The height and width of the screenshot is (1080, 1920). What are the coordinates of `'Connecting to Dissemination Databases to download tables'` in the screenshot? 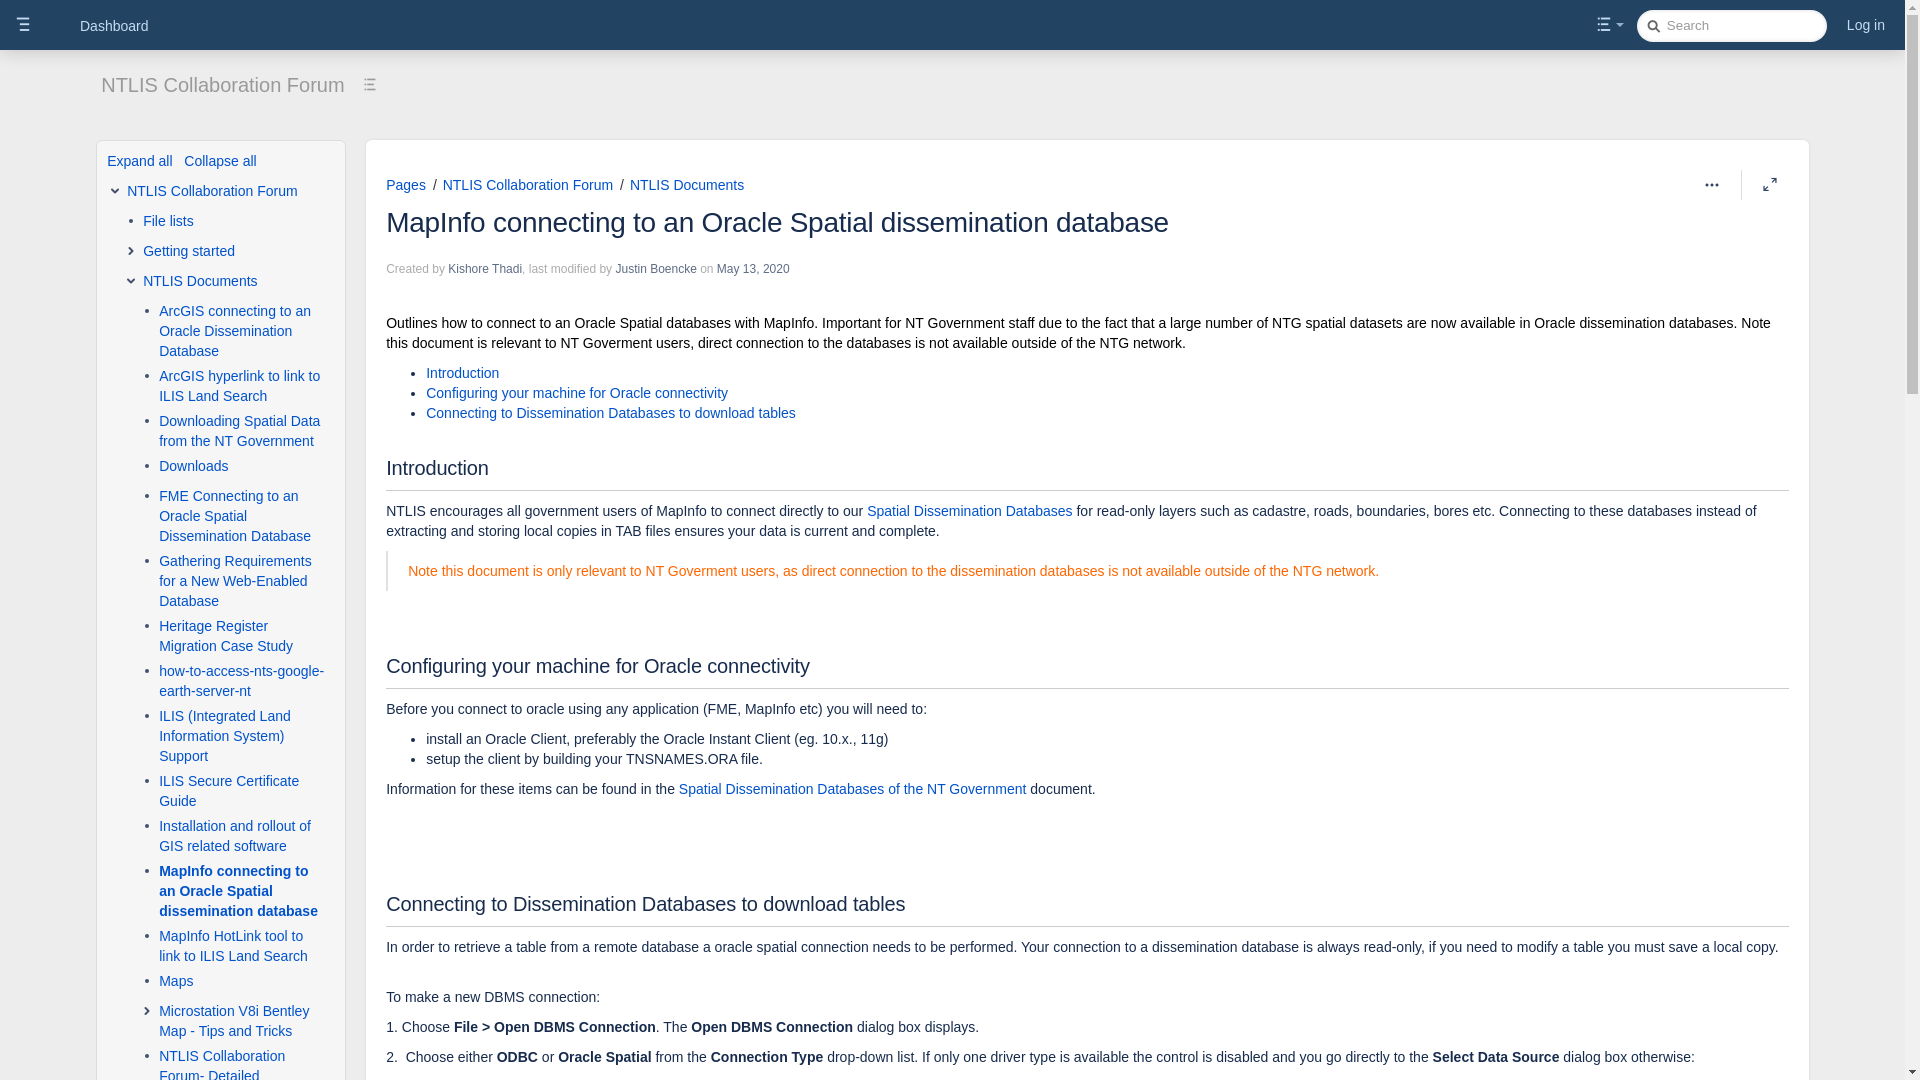 It's located at (609, 411).